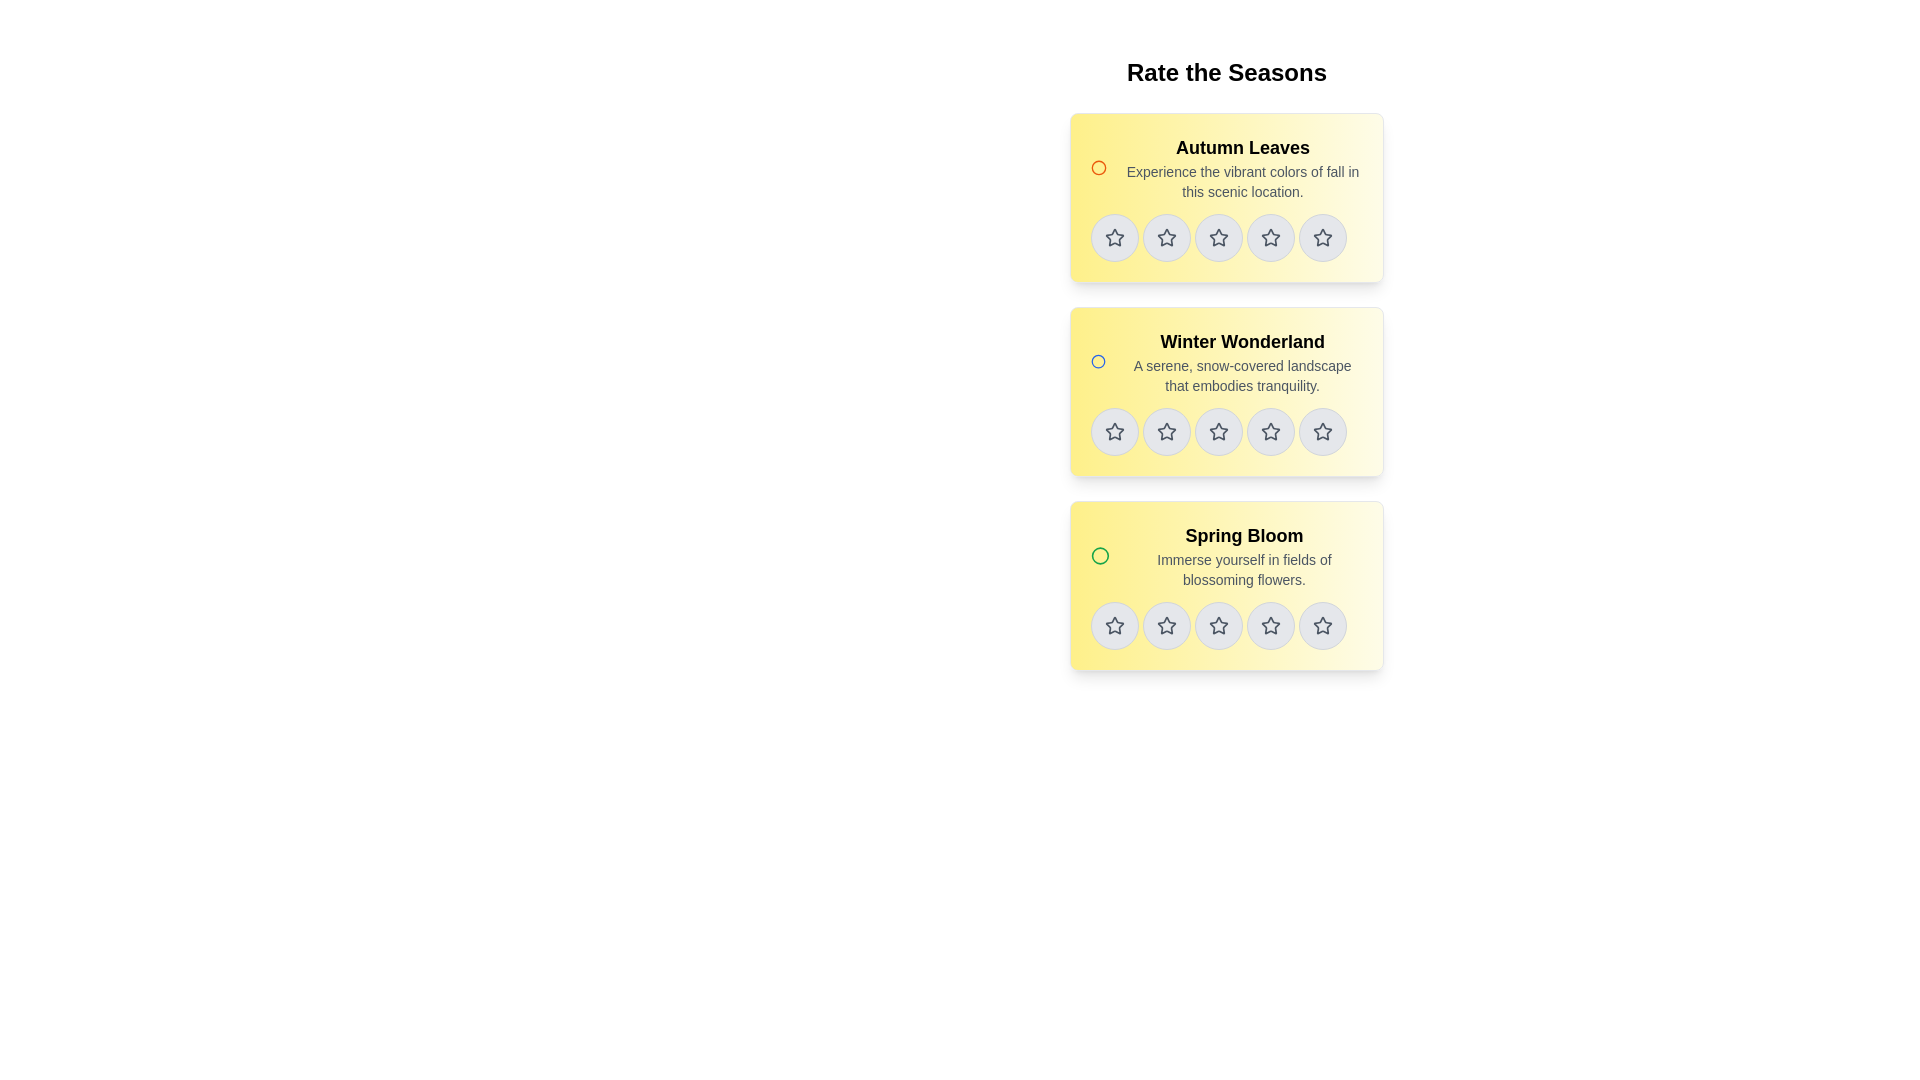 This screenshot has height=1080, width=1920. What do you see at coordinates (1270, 624) in the screenshot?
I see `the fourth star in the horizontal row of five stars in the 'Spring Bloom' section` at bounding box center [1270, 624].